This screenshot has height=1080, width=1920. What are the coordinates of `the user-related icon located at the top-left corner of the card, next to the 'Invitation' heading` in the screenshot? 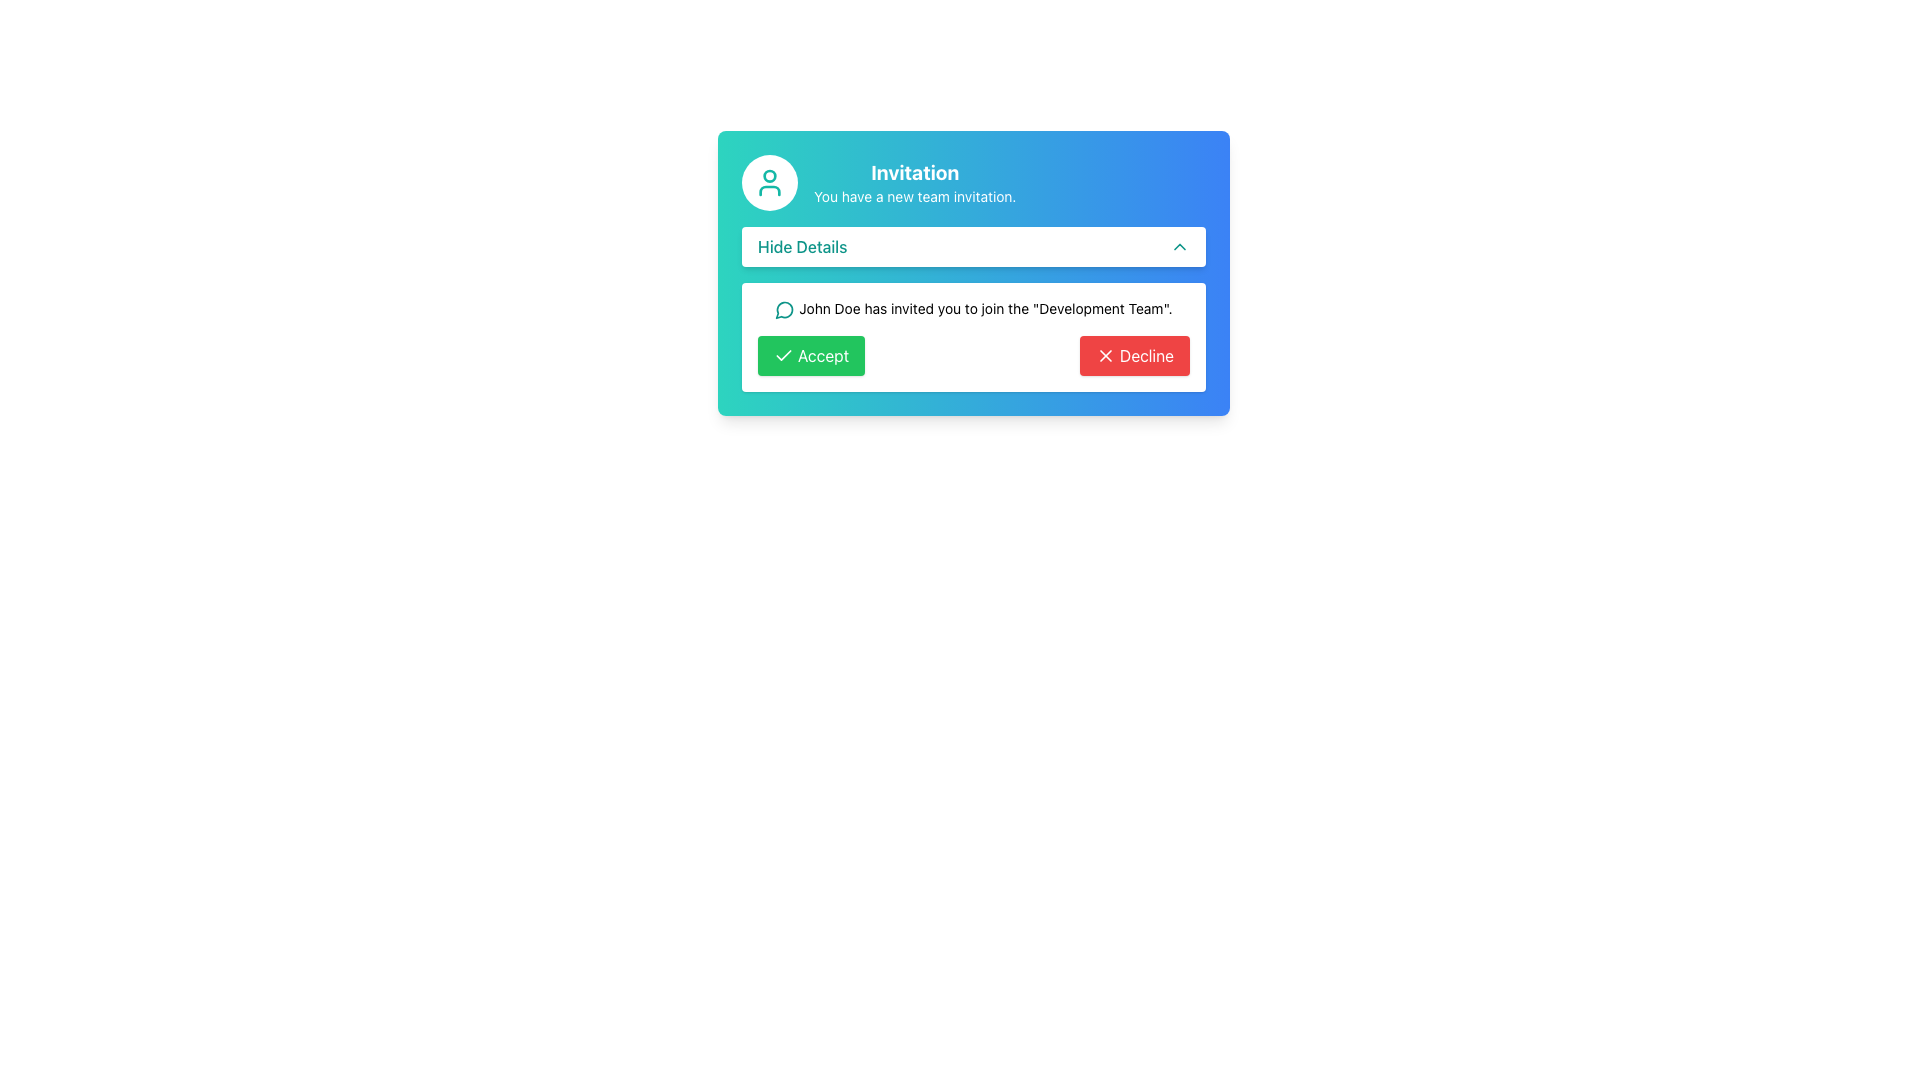 It's located at (768, 182).